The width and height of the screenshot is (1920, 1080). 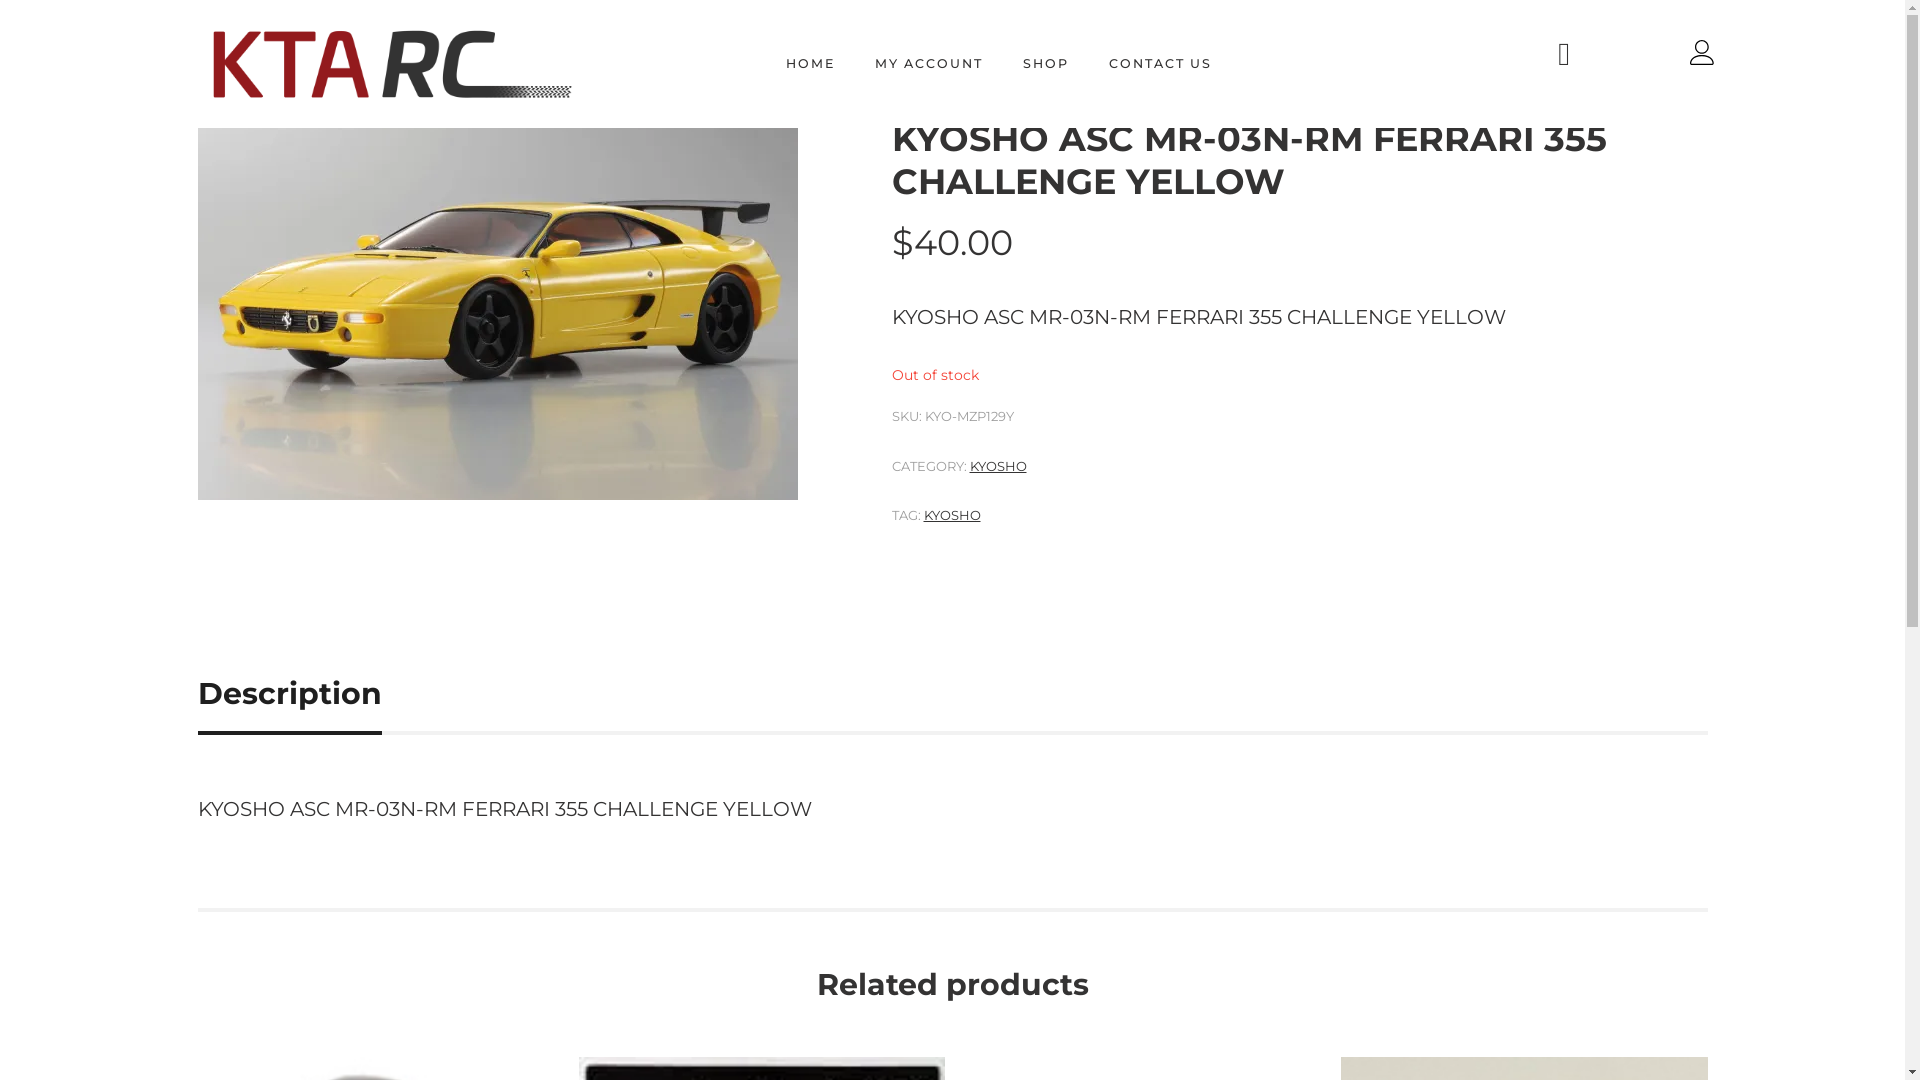 I want to click on 'MY ACCOUNT', so click(x=874, y=63).